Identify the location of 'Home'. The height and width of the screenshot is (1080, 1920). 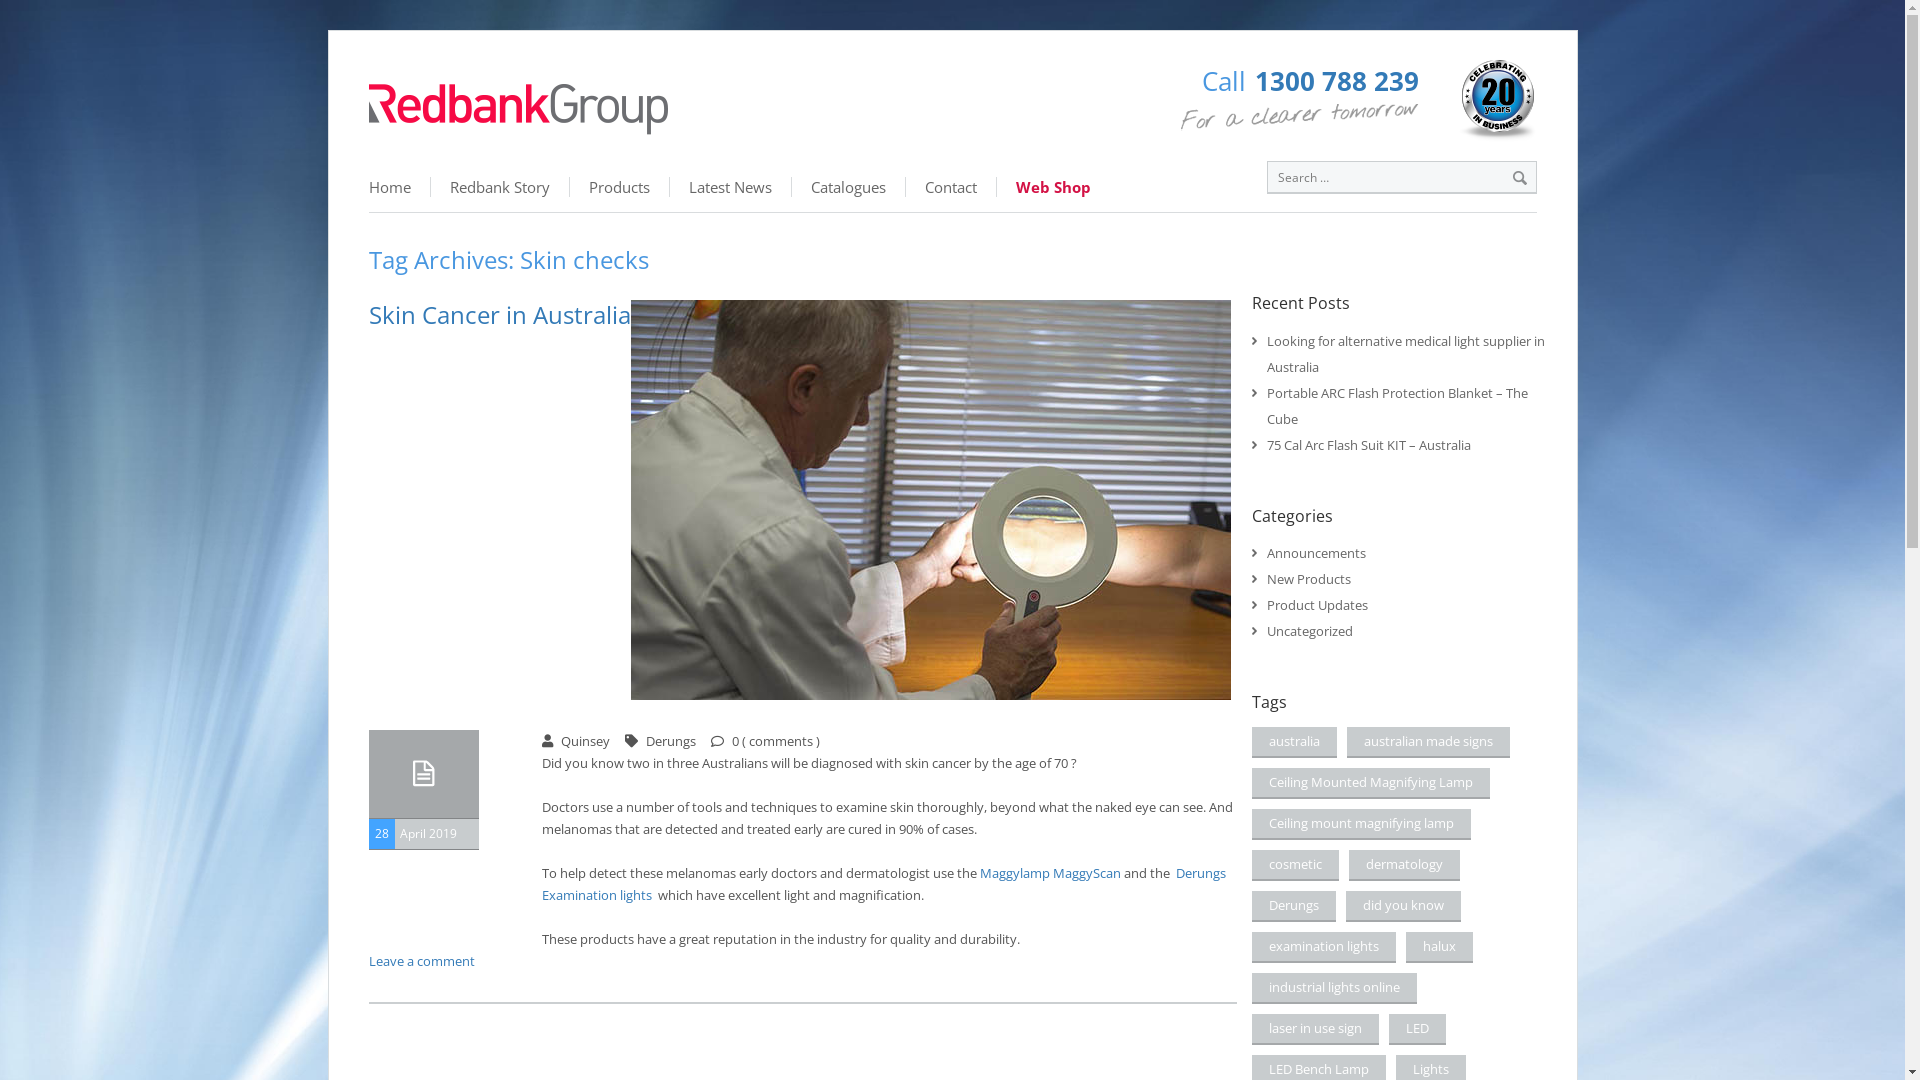
(398, 186).